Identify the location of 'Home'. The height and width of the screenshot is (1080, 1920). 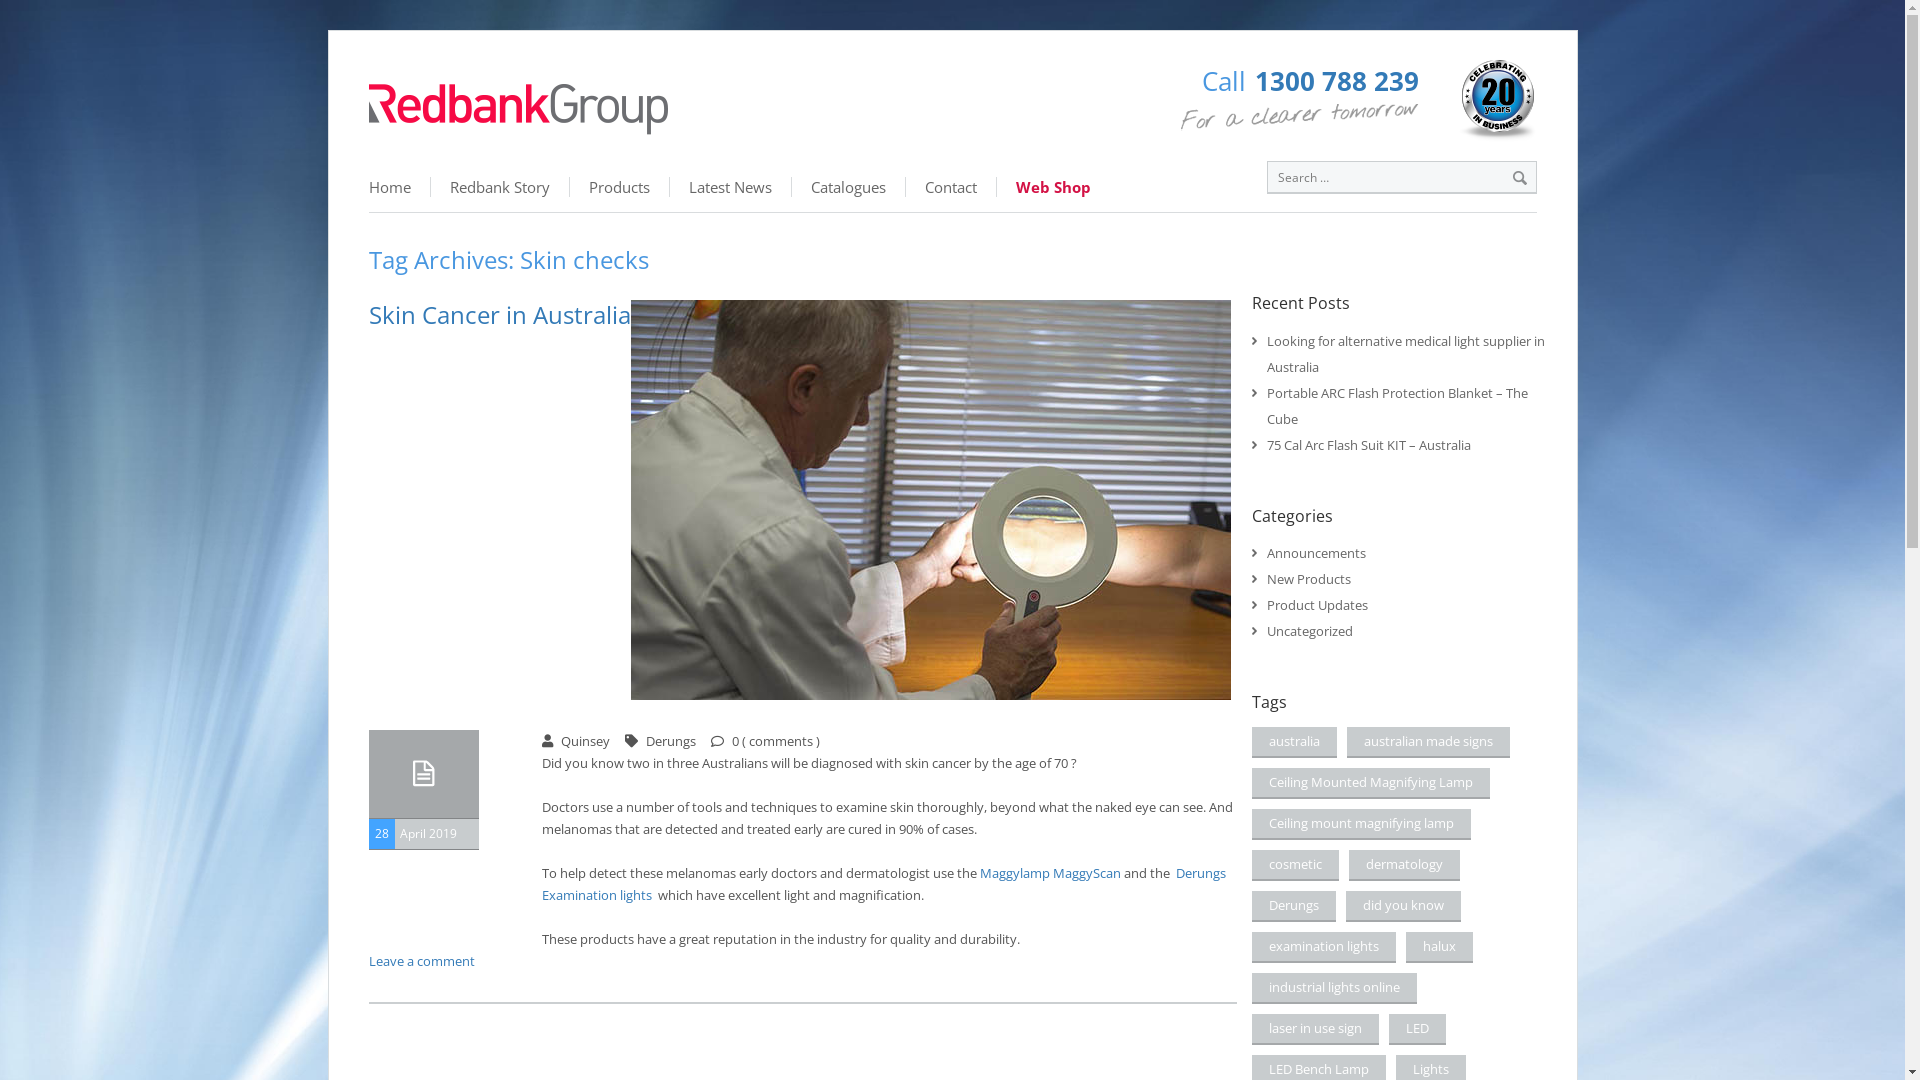
(398, 186).